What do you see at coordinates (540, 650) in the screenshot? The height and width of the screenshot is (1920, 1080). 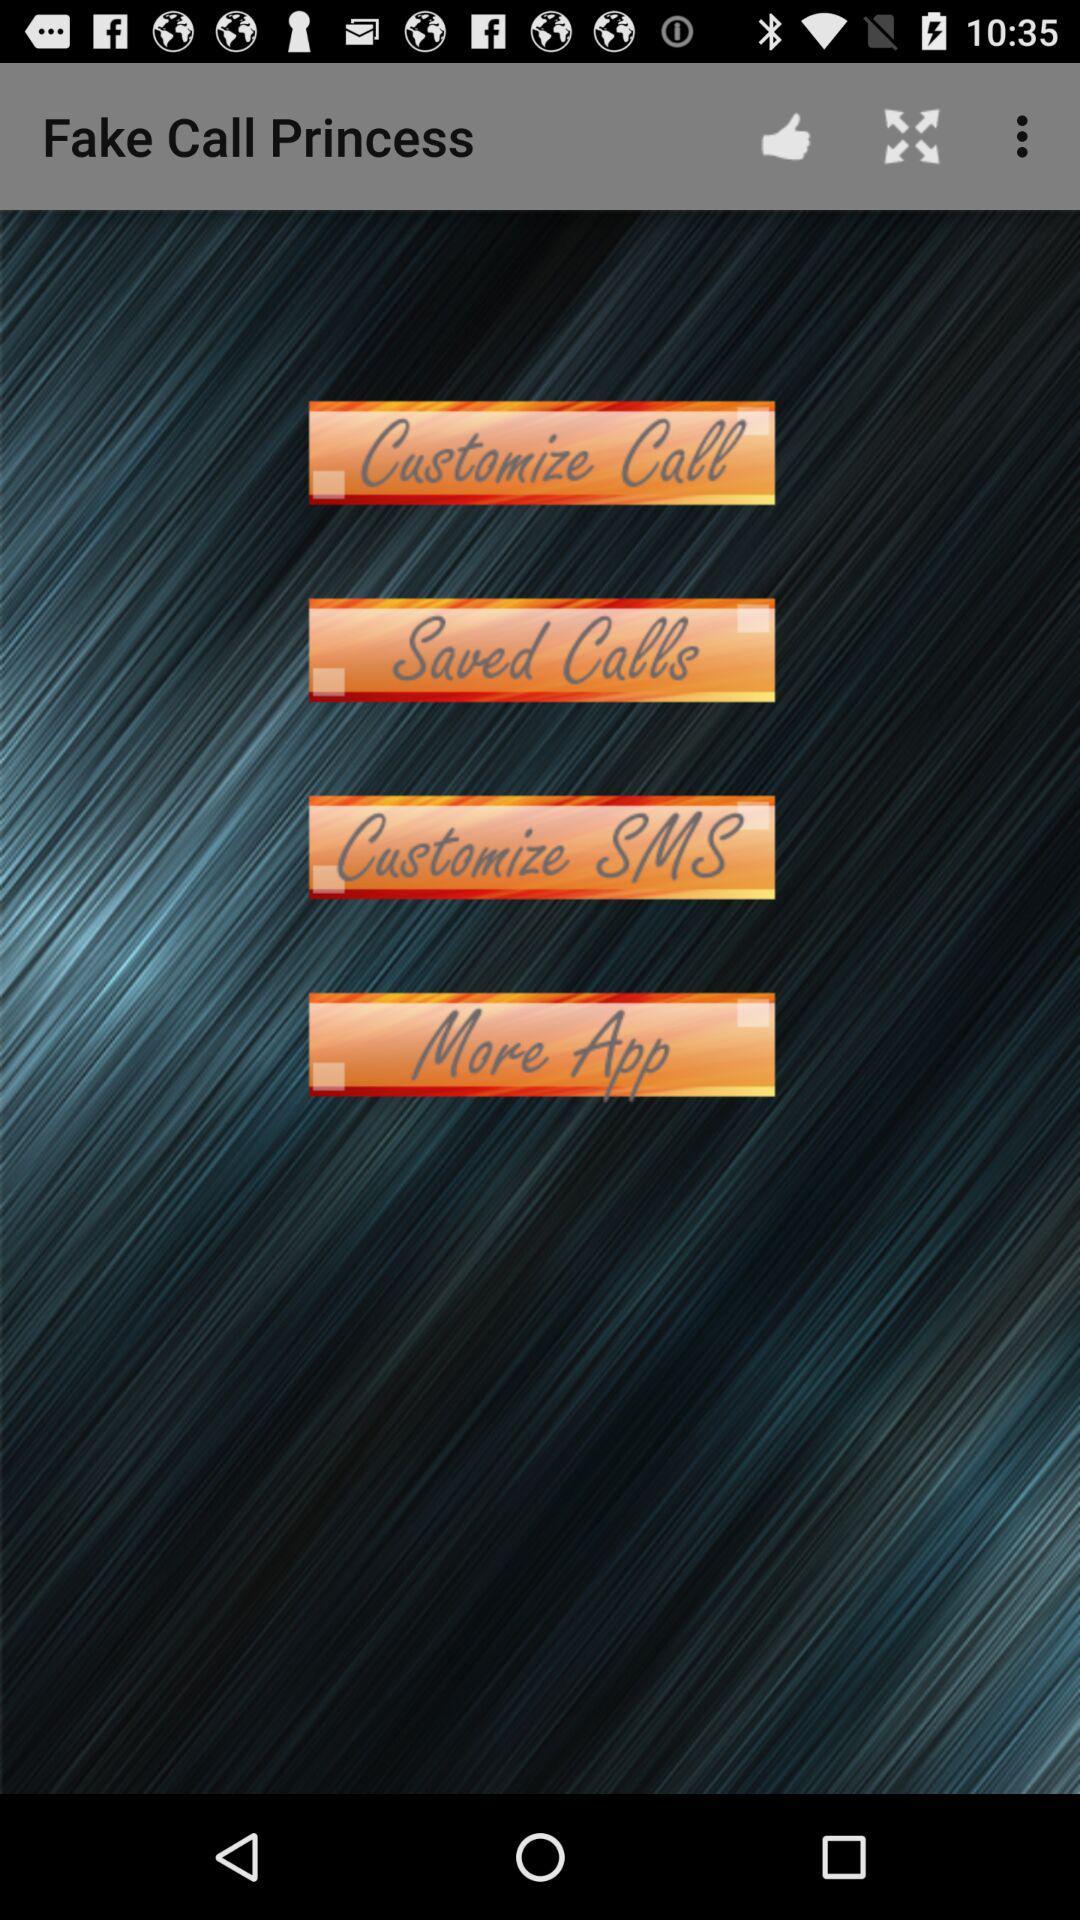 I see `check saved calls` at bounding box center [540, 650].